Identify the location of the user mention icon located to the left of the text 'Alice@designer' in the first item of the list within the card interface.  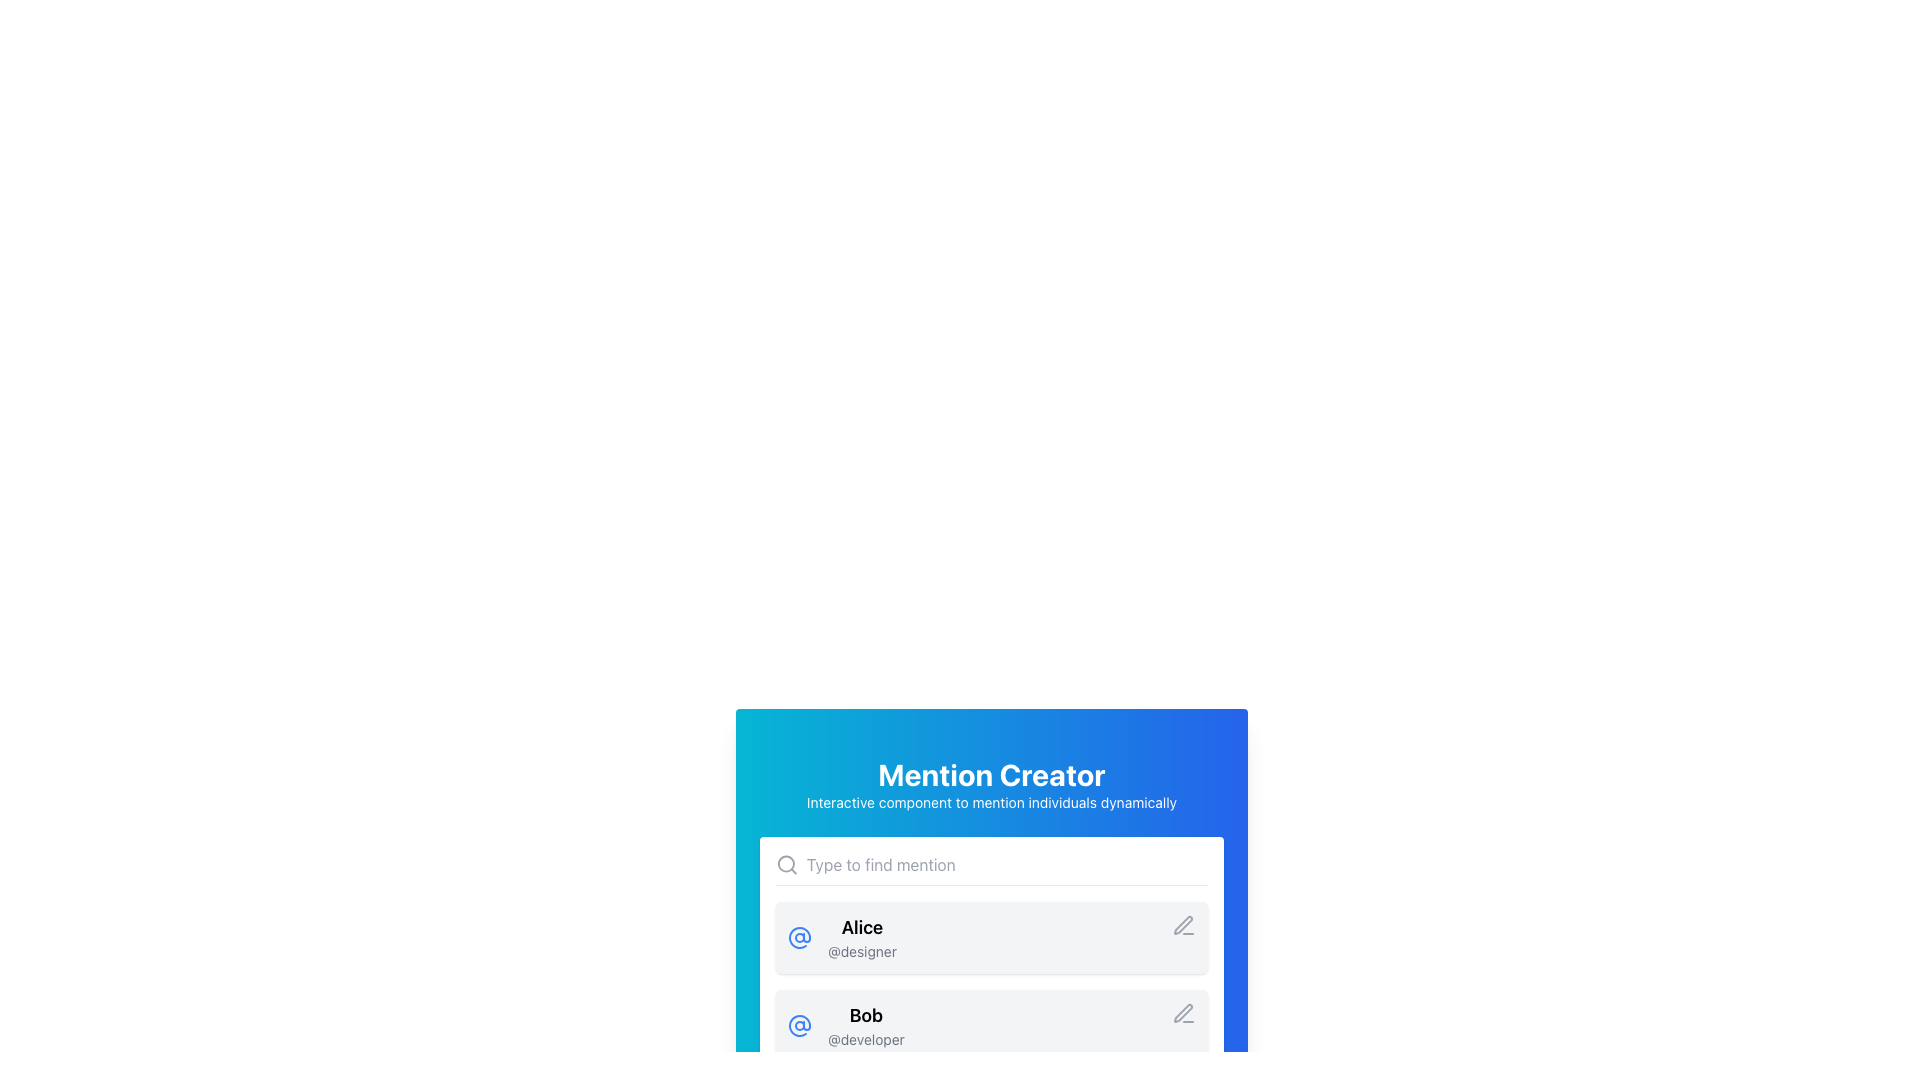
(800, 937).